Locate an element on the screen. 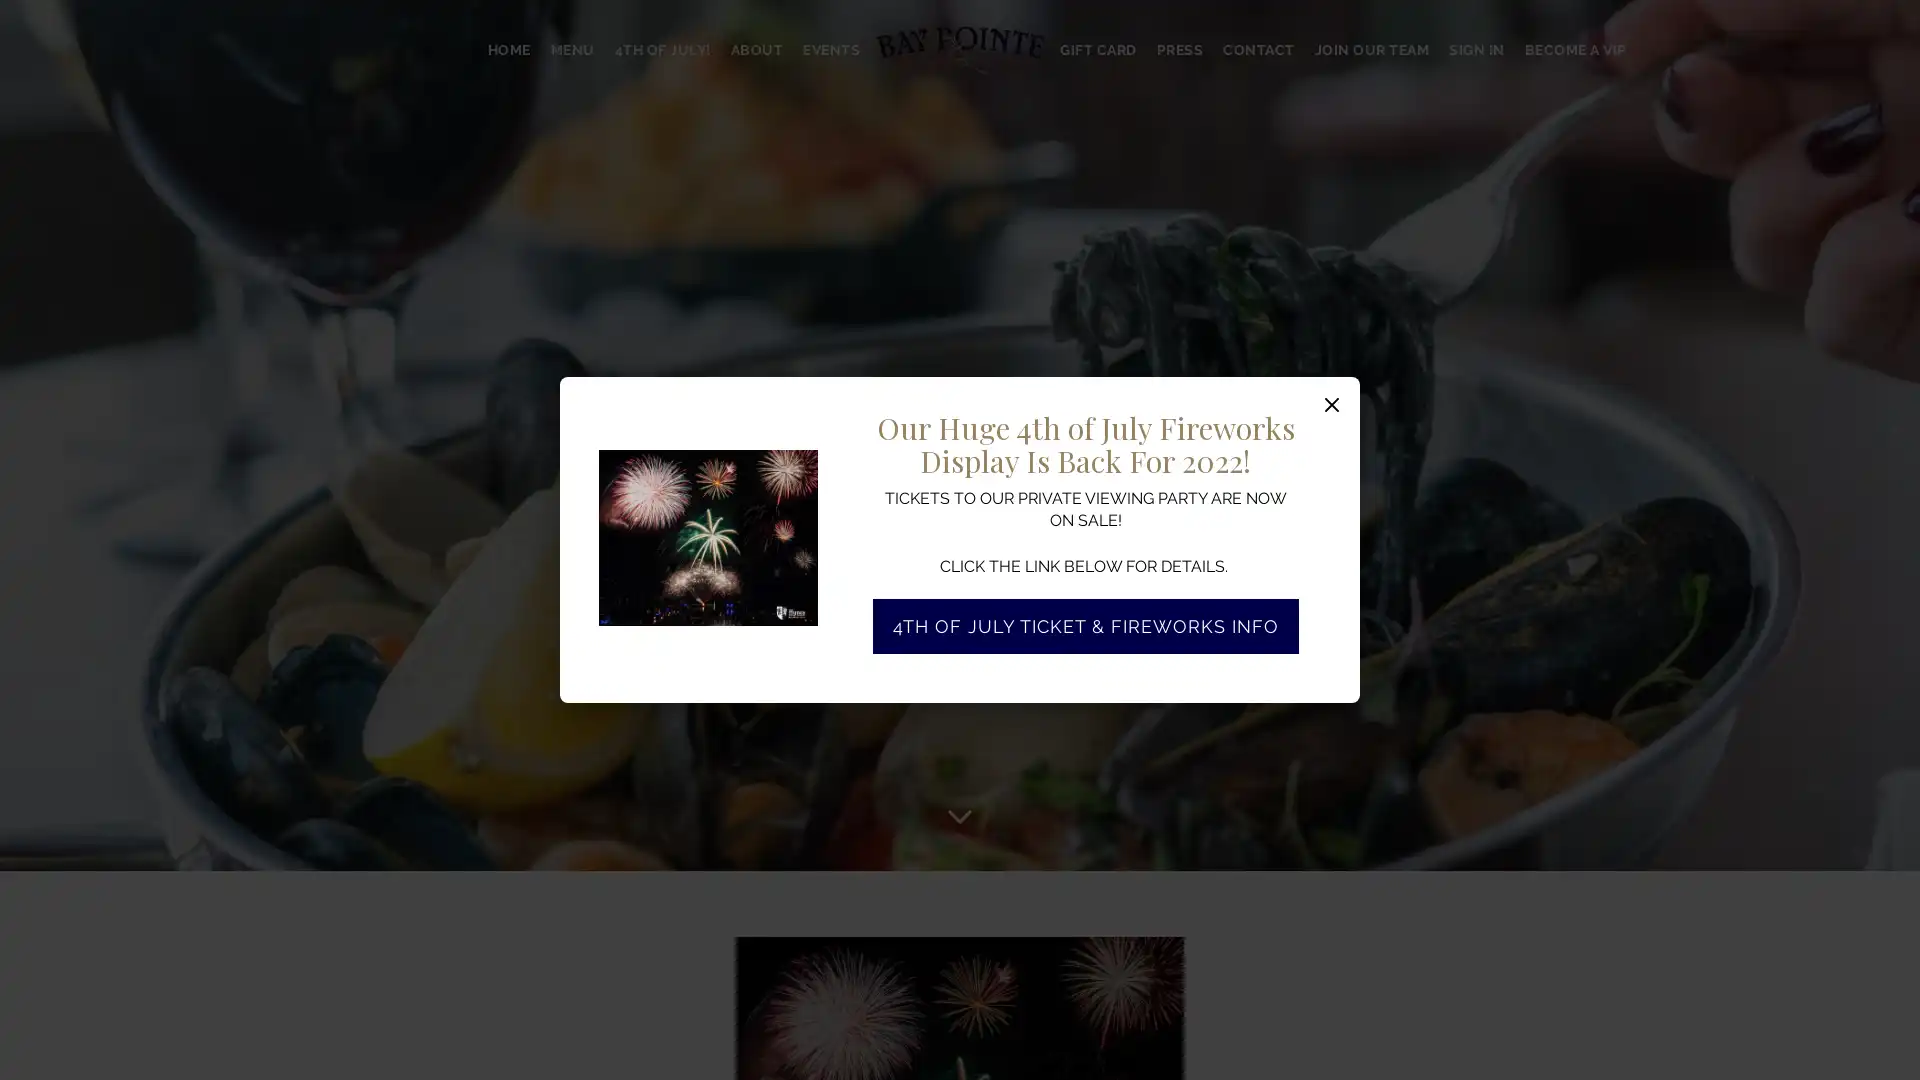  BECOME A VIP is located at coordinates (1573, 49).